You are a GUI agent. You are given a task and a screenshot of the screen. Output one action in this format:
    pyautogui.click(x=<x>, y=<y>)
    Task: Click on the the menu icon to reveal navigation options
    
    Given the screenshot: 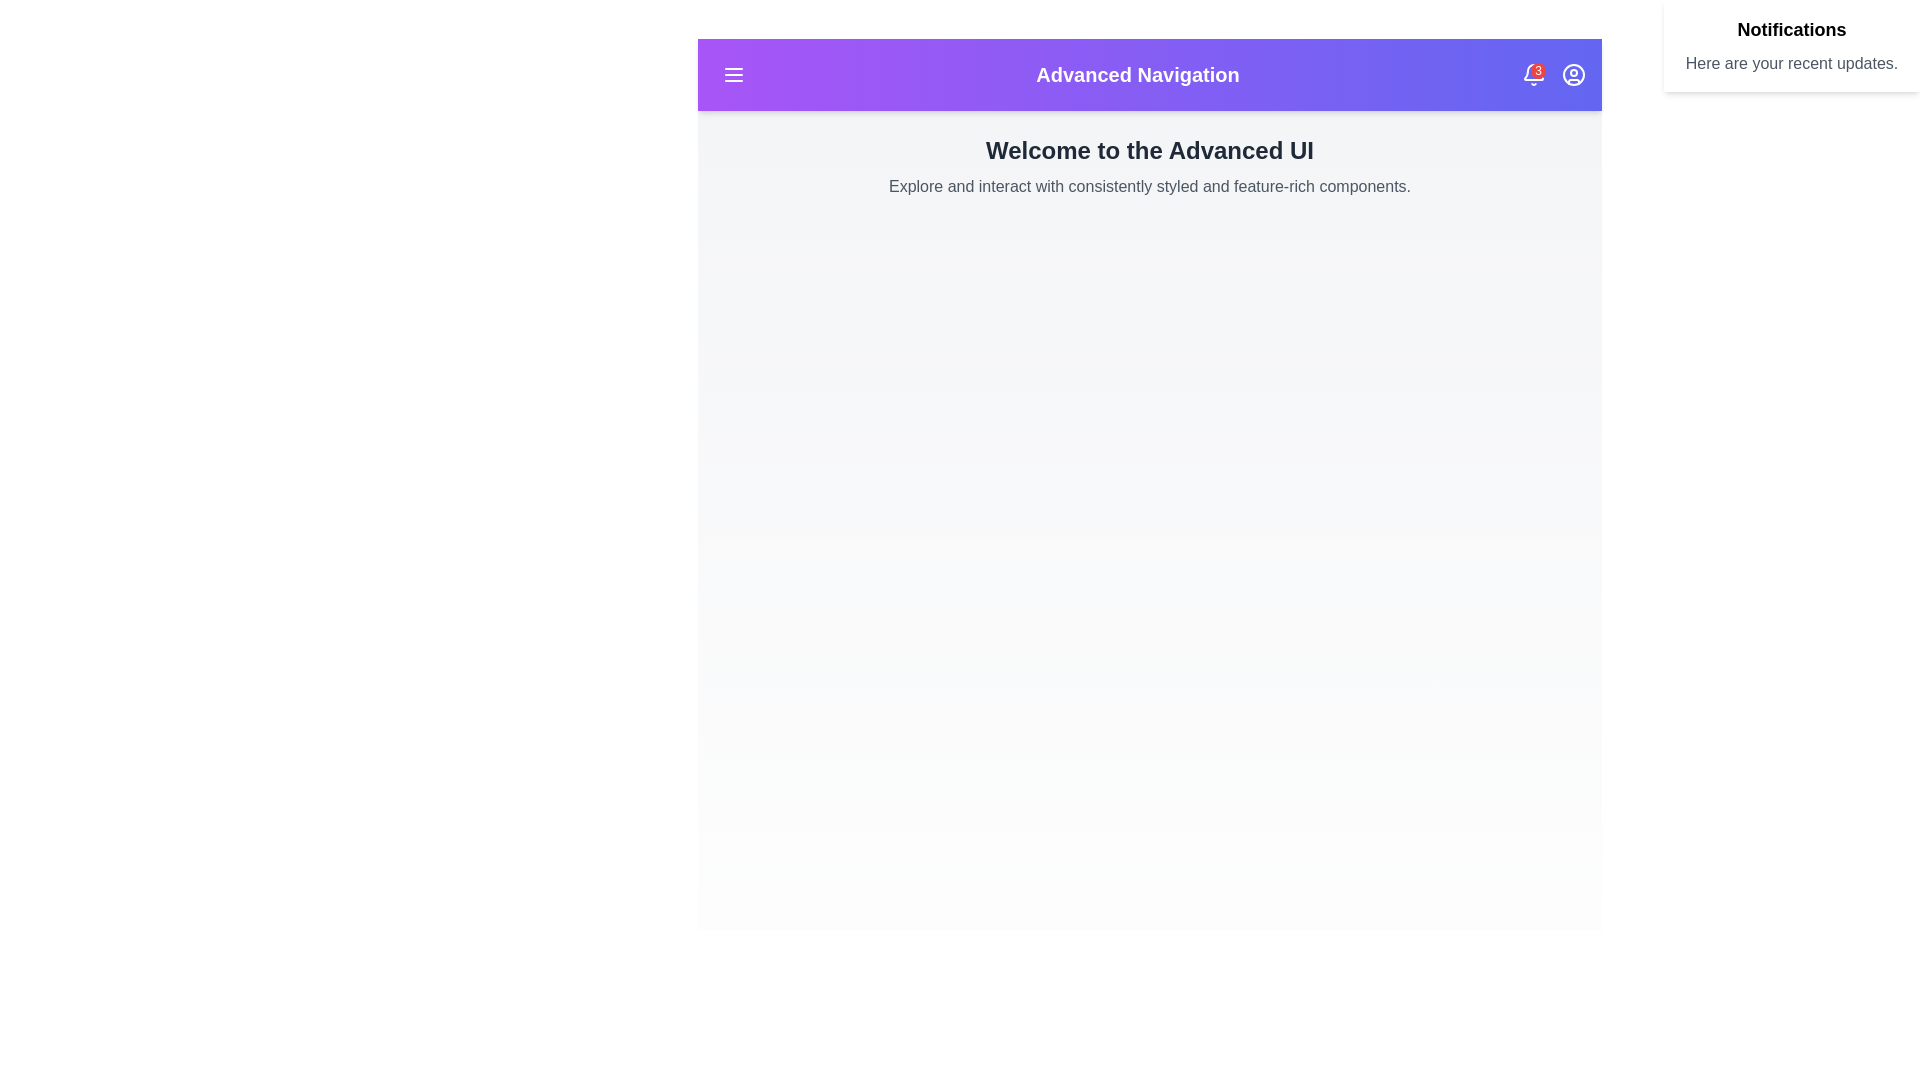 What is the action you would take?
    pyautogui.click(x=733, y=73)
    